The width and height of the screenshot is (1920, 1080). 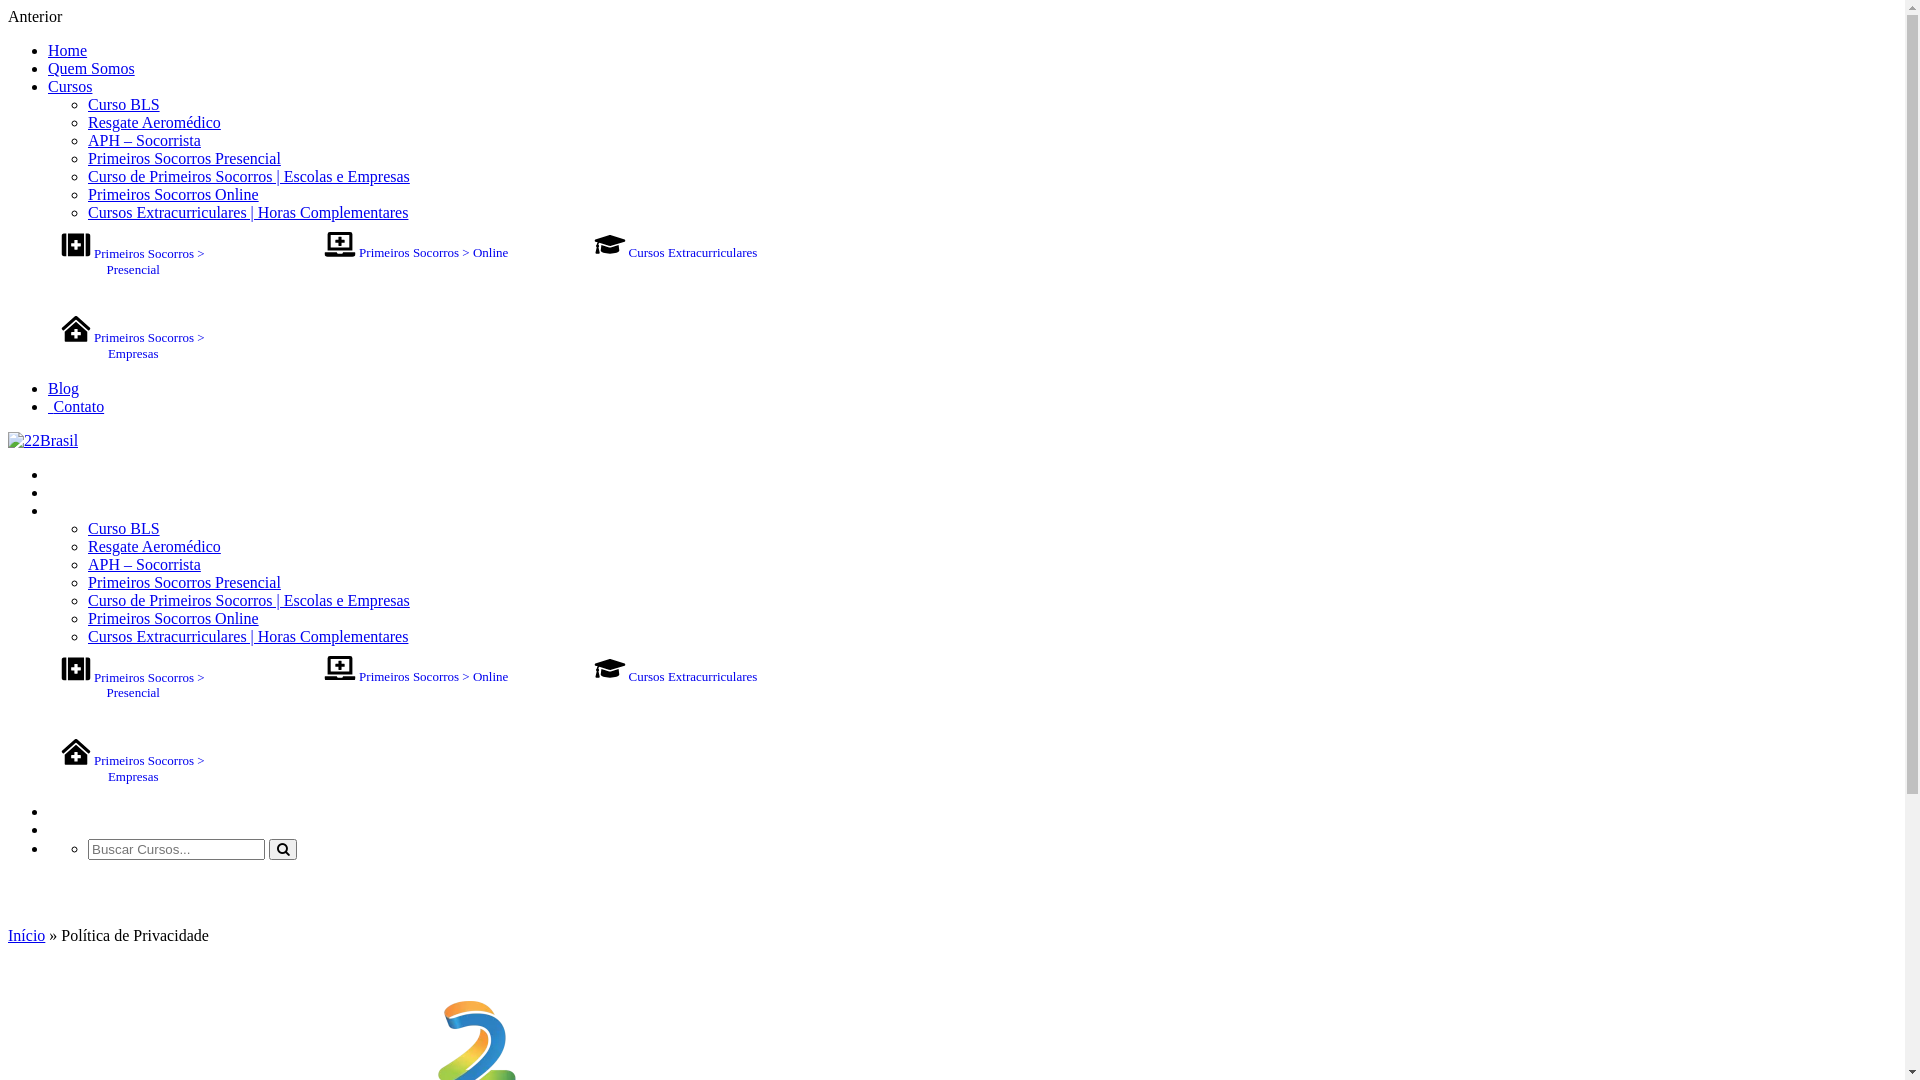 I want to click on 'logo 22', so click(x=43, y=439).